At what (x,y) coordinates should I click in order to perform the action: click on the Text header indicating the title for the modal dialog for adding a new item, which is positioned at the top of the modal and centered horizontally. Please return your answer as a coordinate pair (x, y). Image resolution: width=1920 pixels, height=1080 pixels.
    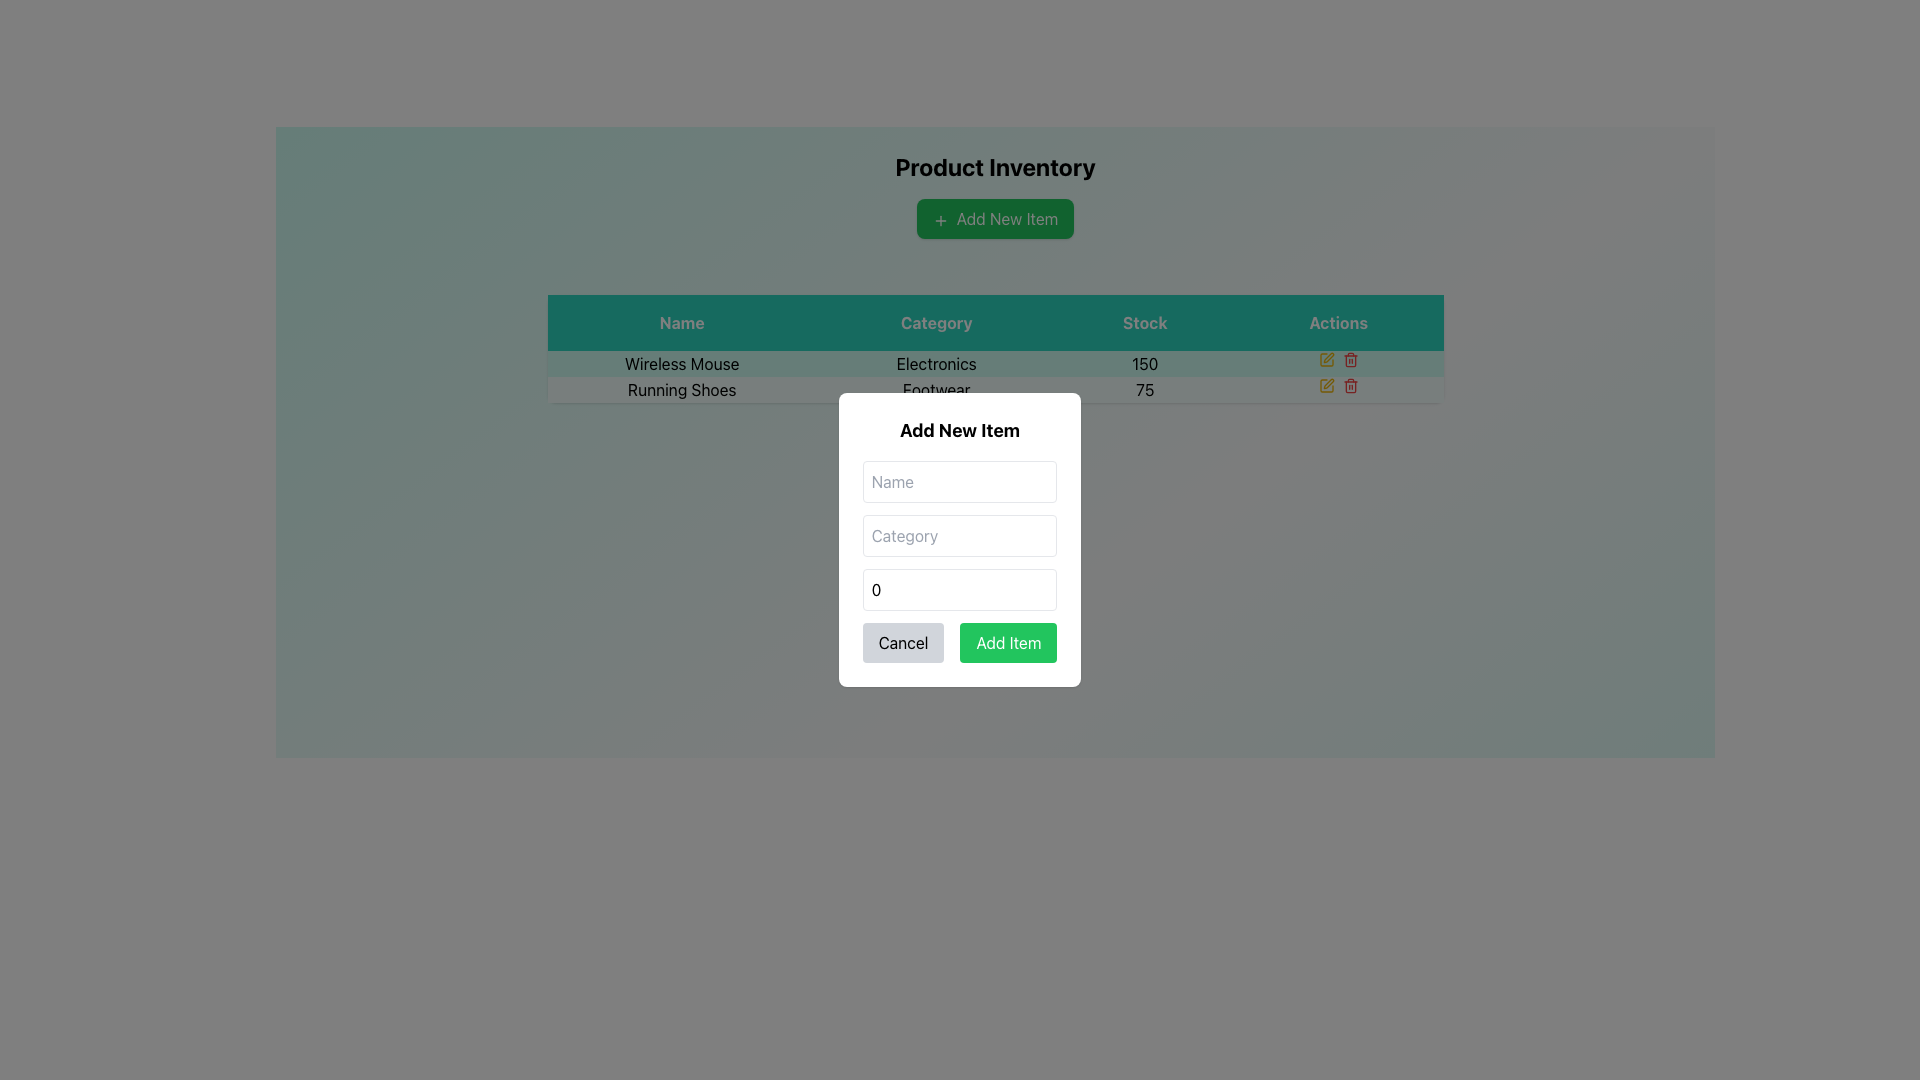
    Looking at the image, I should click on (960, 430).